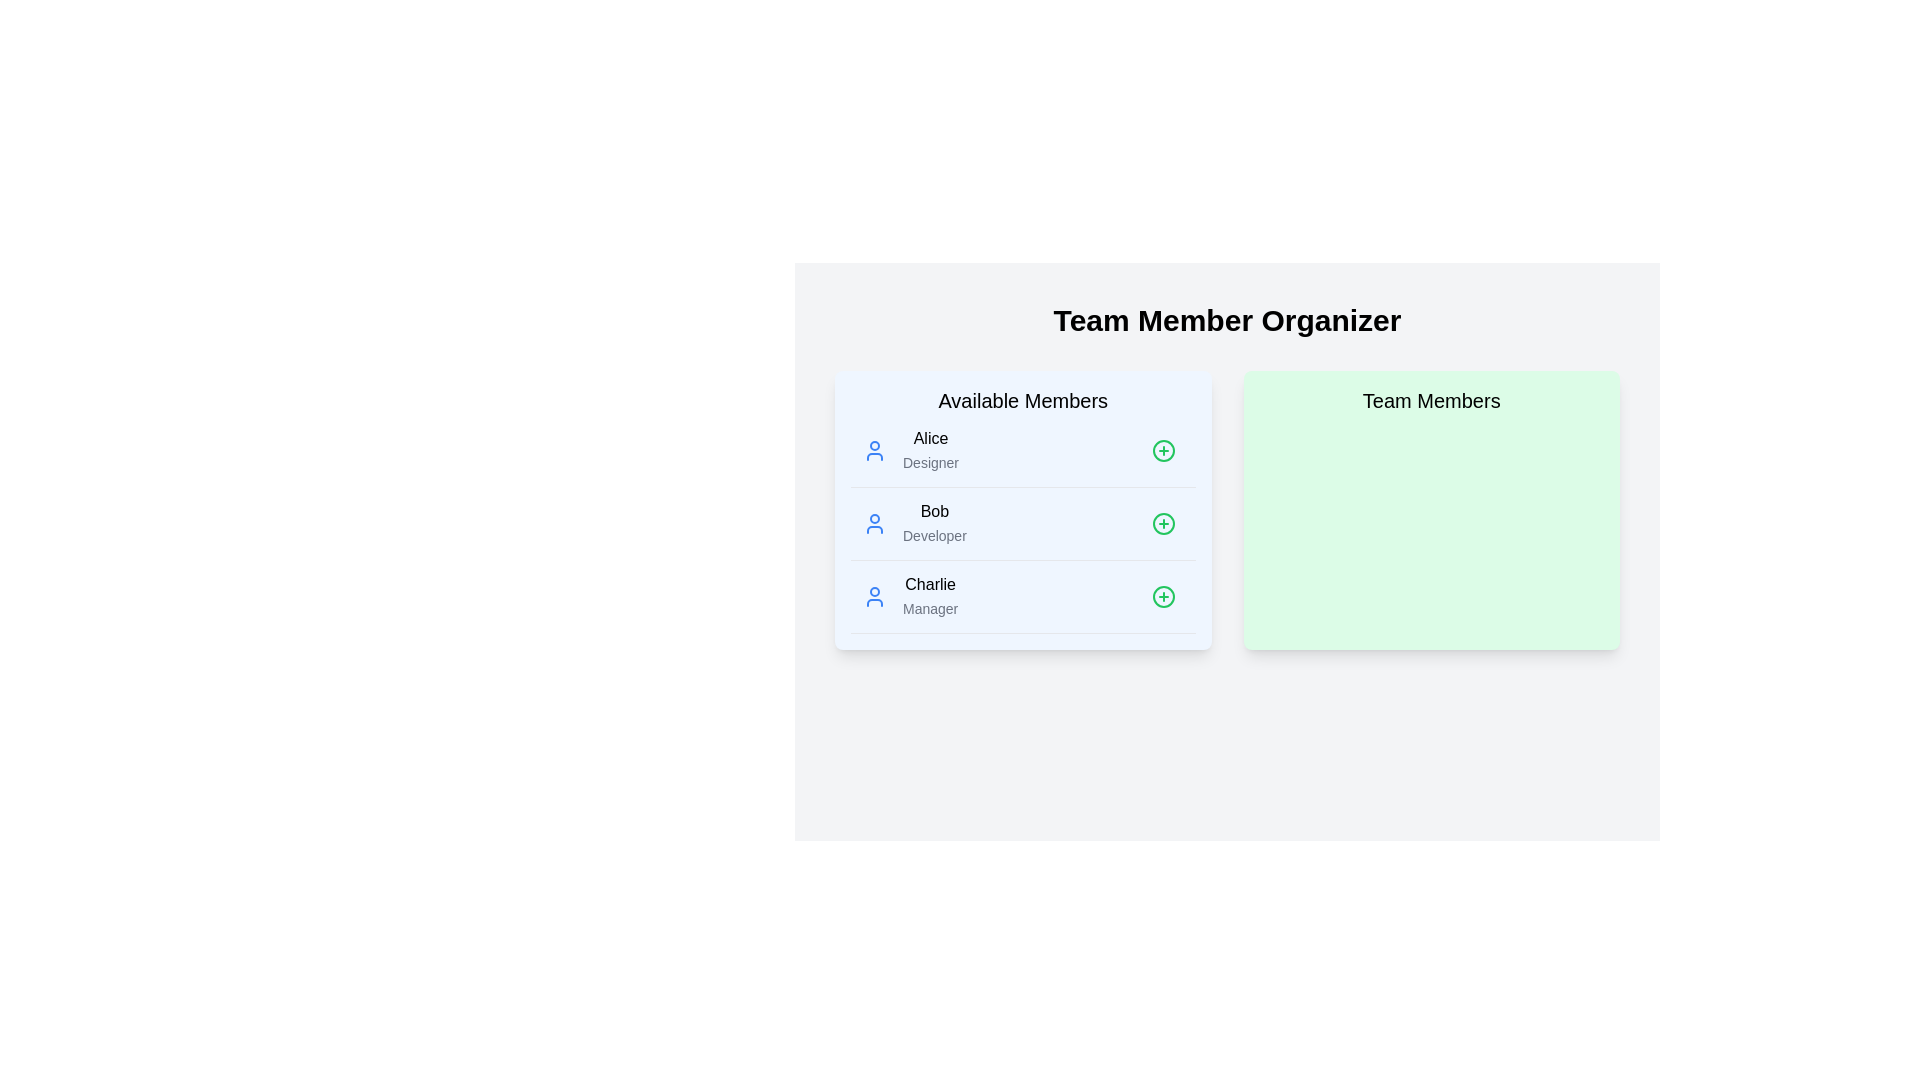 The width and height of the screenshot is (1920, 1080). What do you see at coordinates (1163, 451) in the screenshot?
I see `the action button on the far-right edge of the list item labeled 'Alice - Designer'` at bounding box center [1163, 451].